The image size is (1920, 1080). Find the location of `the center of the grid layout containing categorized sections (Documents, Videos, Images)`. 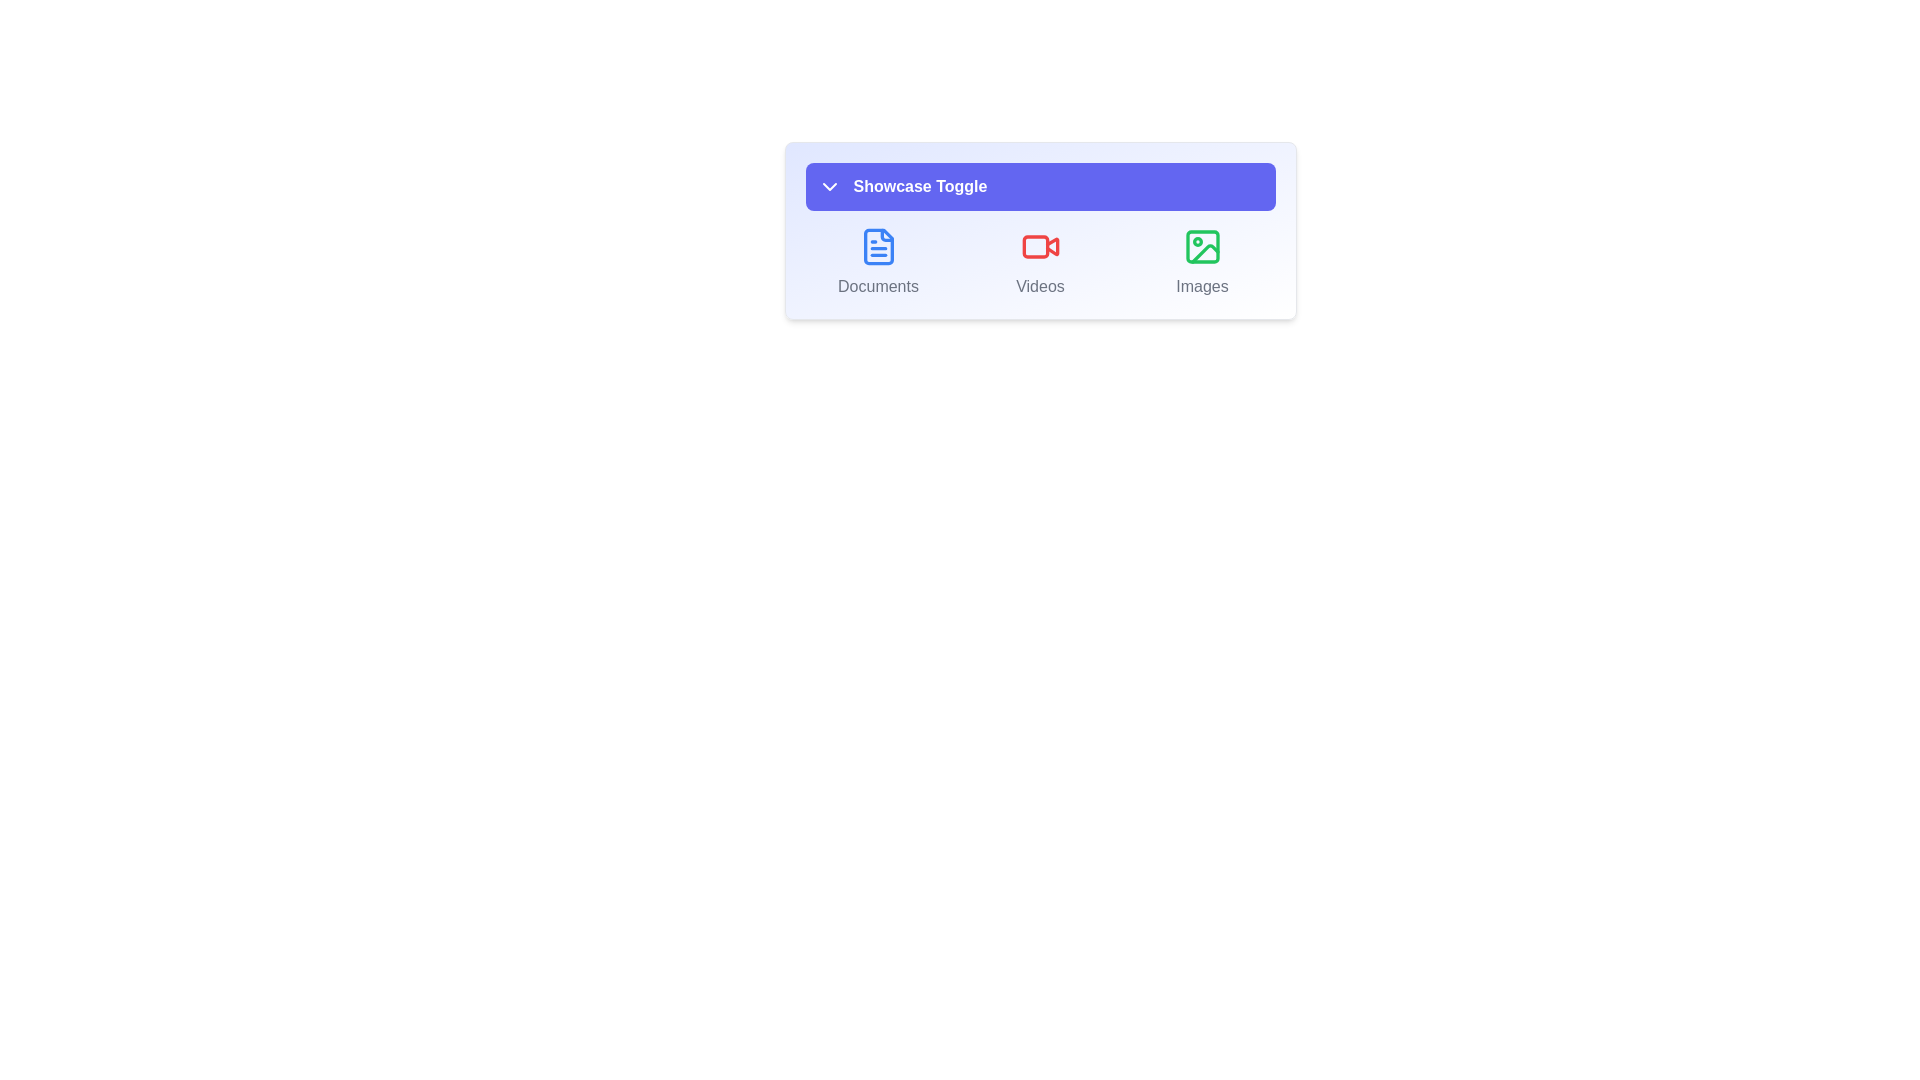

the center of the grid layout containing categorized sections (Documents, Videos, Images) is located at coordinates (1040, 261).